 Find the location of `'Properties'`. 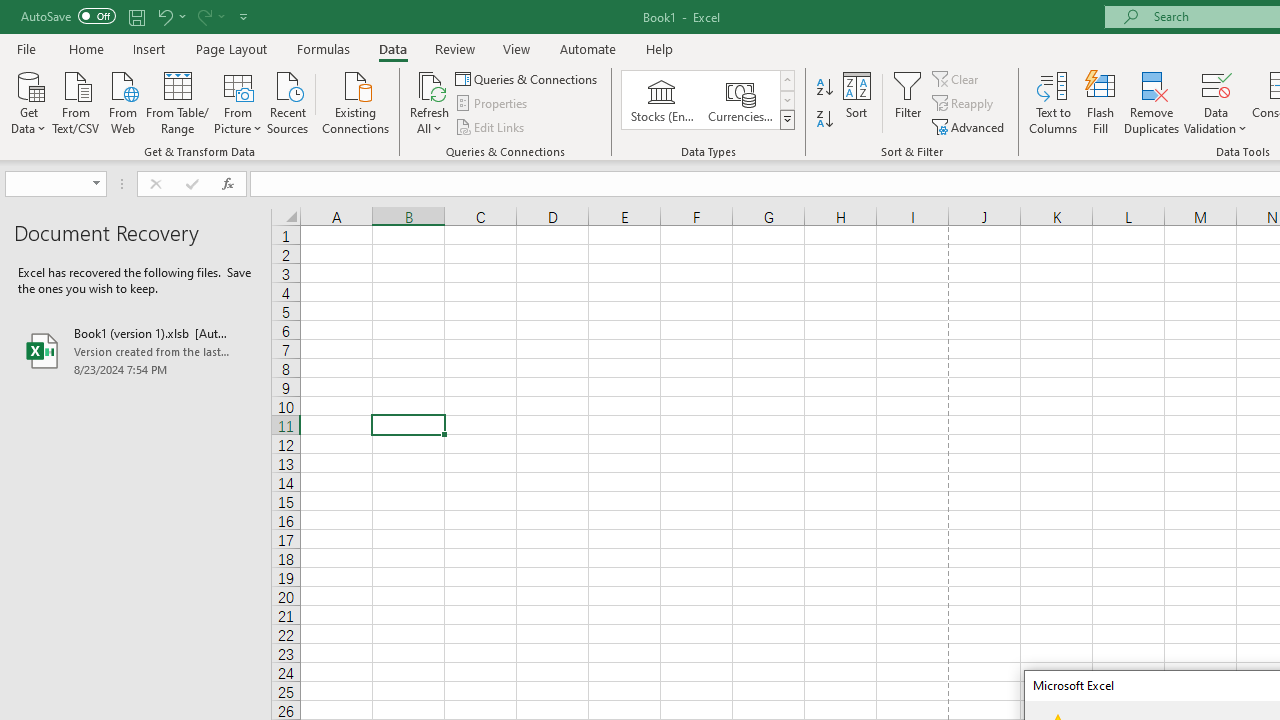

'Properties' is located at coordinates (492, 103).